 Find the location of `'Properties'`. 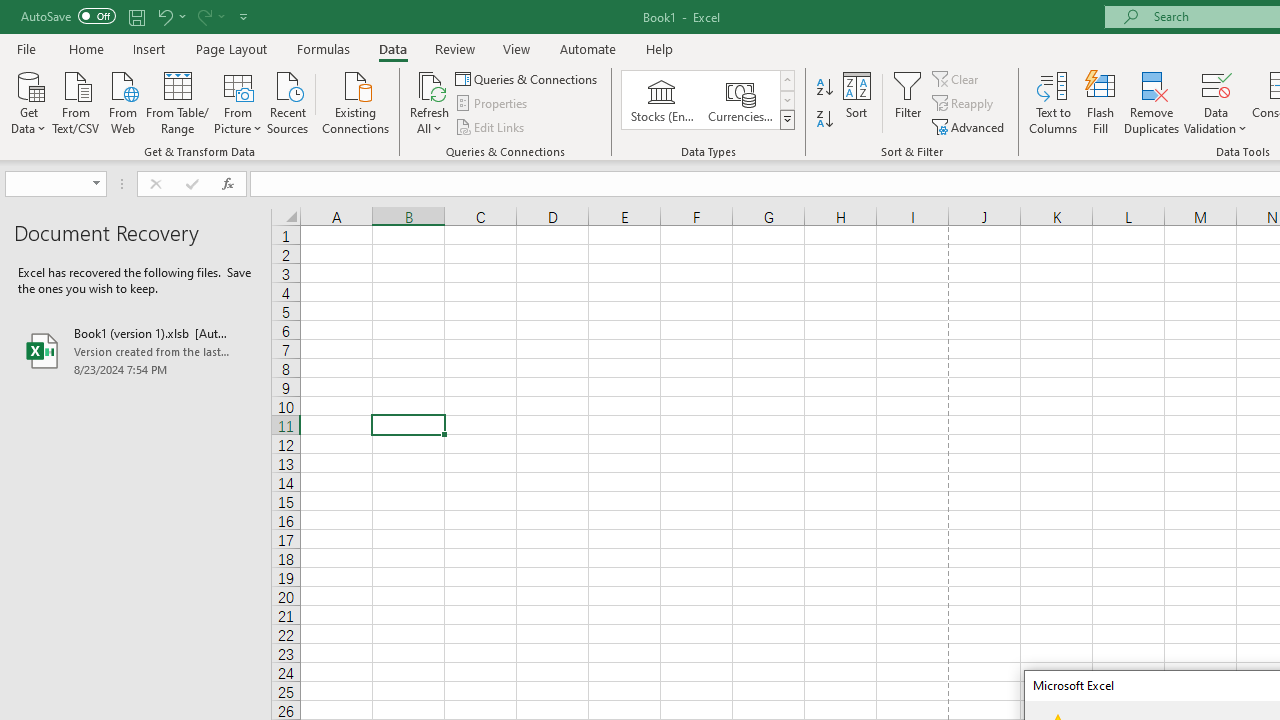

'Properties' is located at coordinates (492, 103).